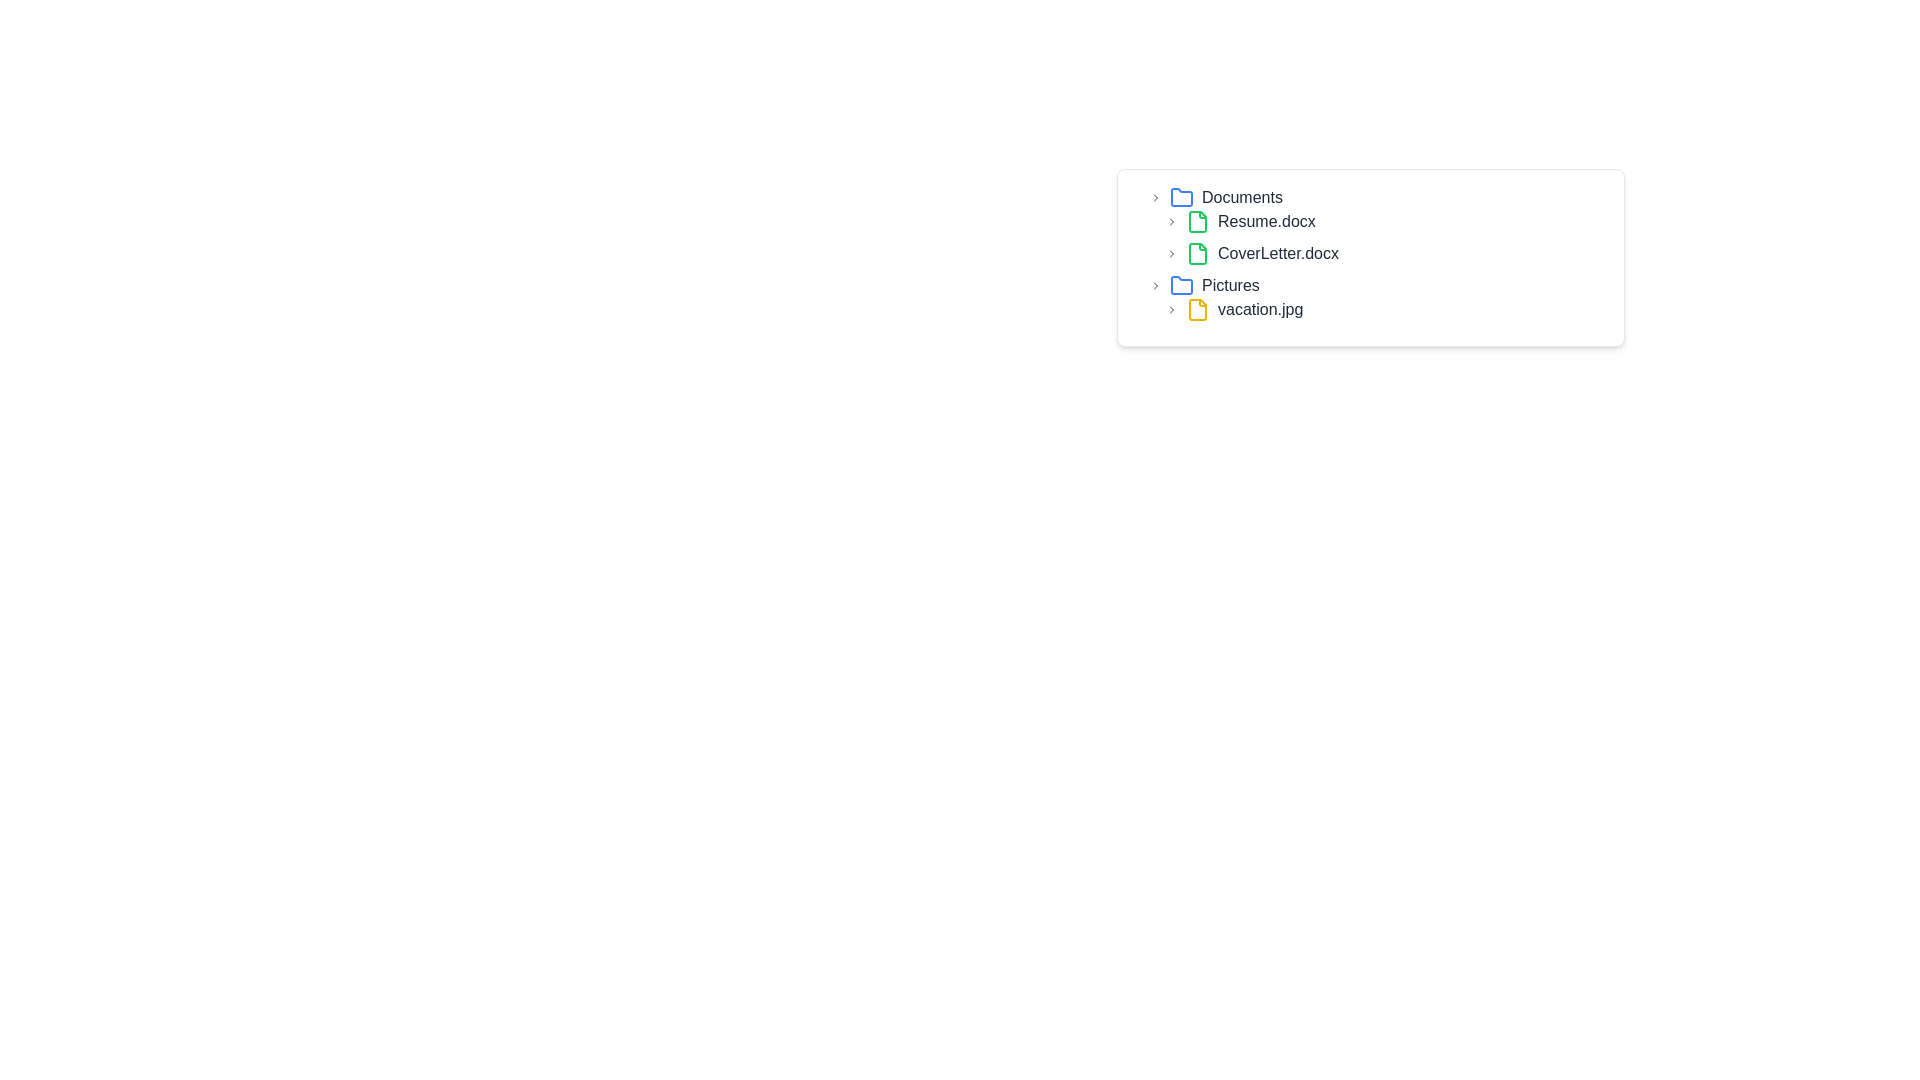 Image resolution: width=1920 pixels, height=1080 pixels. What do you see at coordinates (1228, 285) in the screenshot?
I see `on the 'Pictures' folder label` at bounding box center [1228, 285].